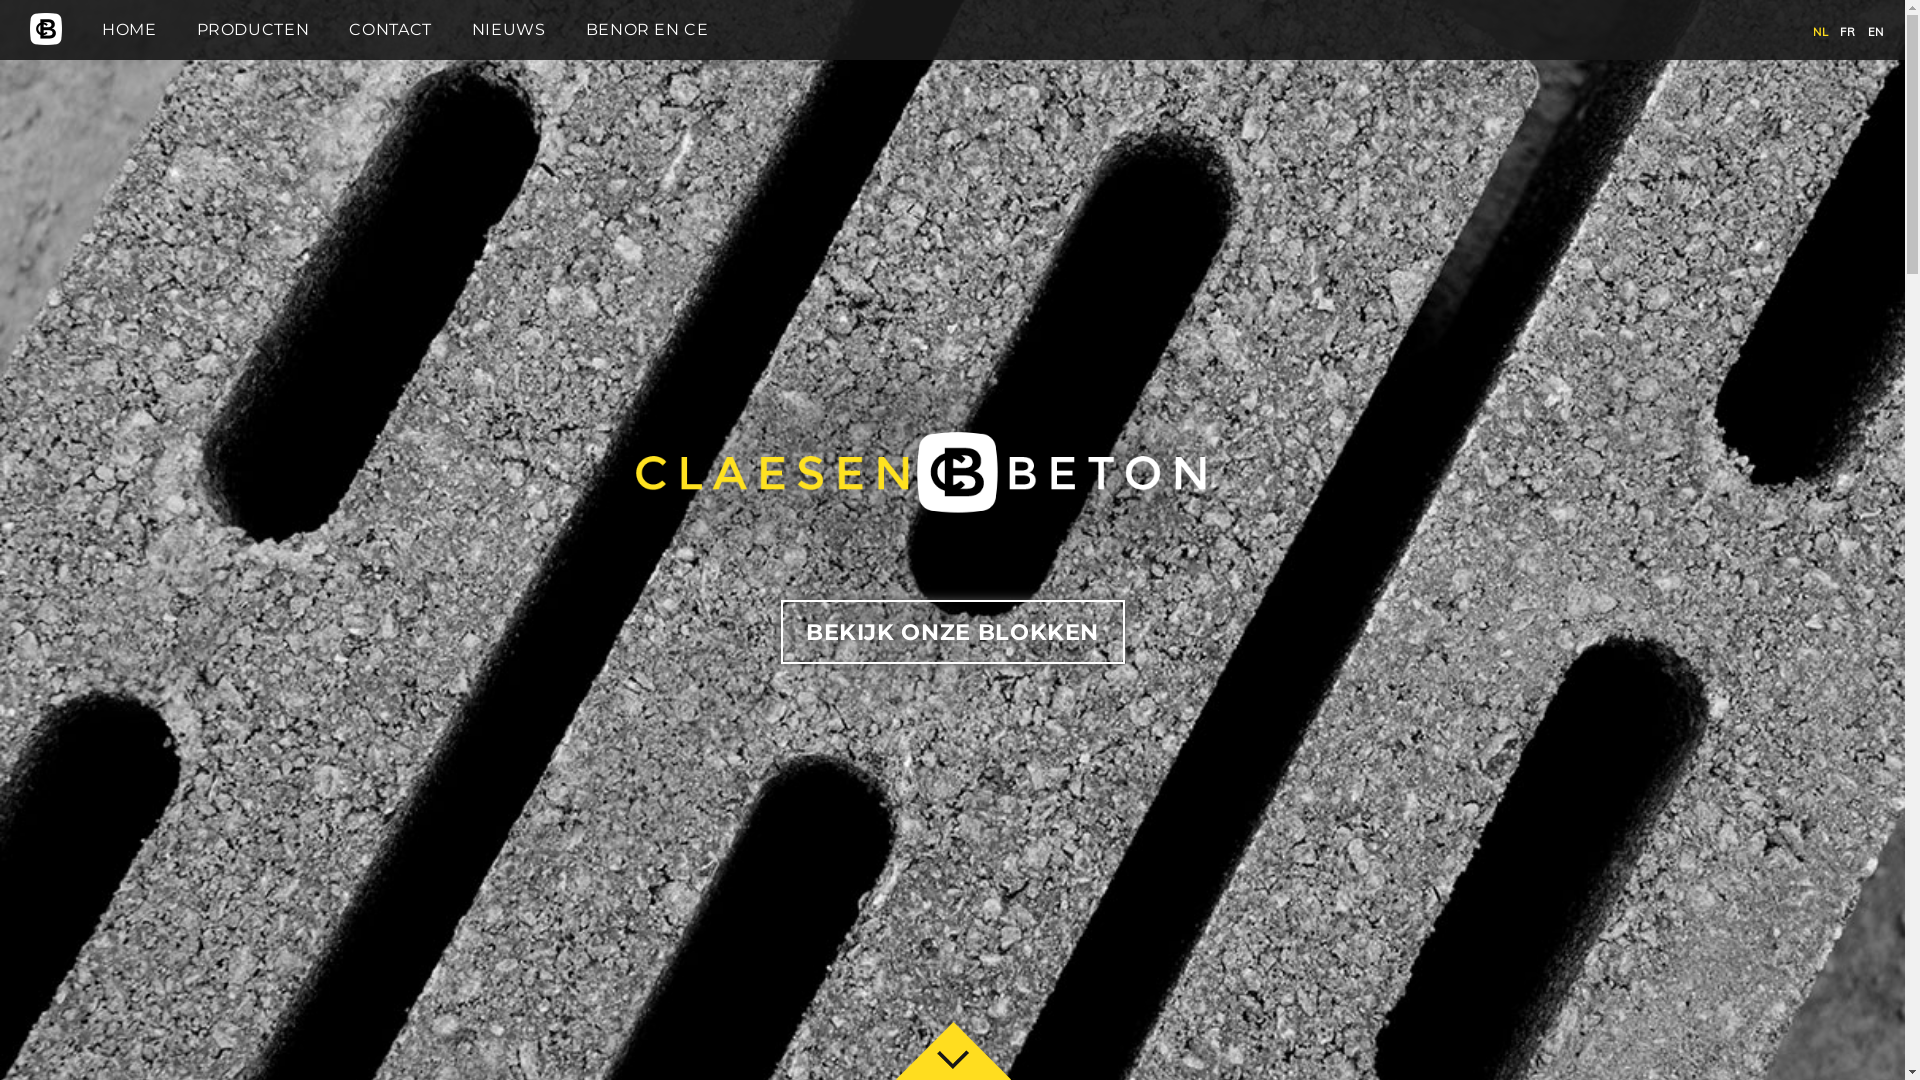 This screenshot has height=1080, width=1920. Describe the element at coordinates (252, 29) in the screenshot. I see `'PRODUCTEN'` at that location.